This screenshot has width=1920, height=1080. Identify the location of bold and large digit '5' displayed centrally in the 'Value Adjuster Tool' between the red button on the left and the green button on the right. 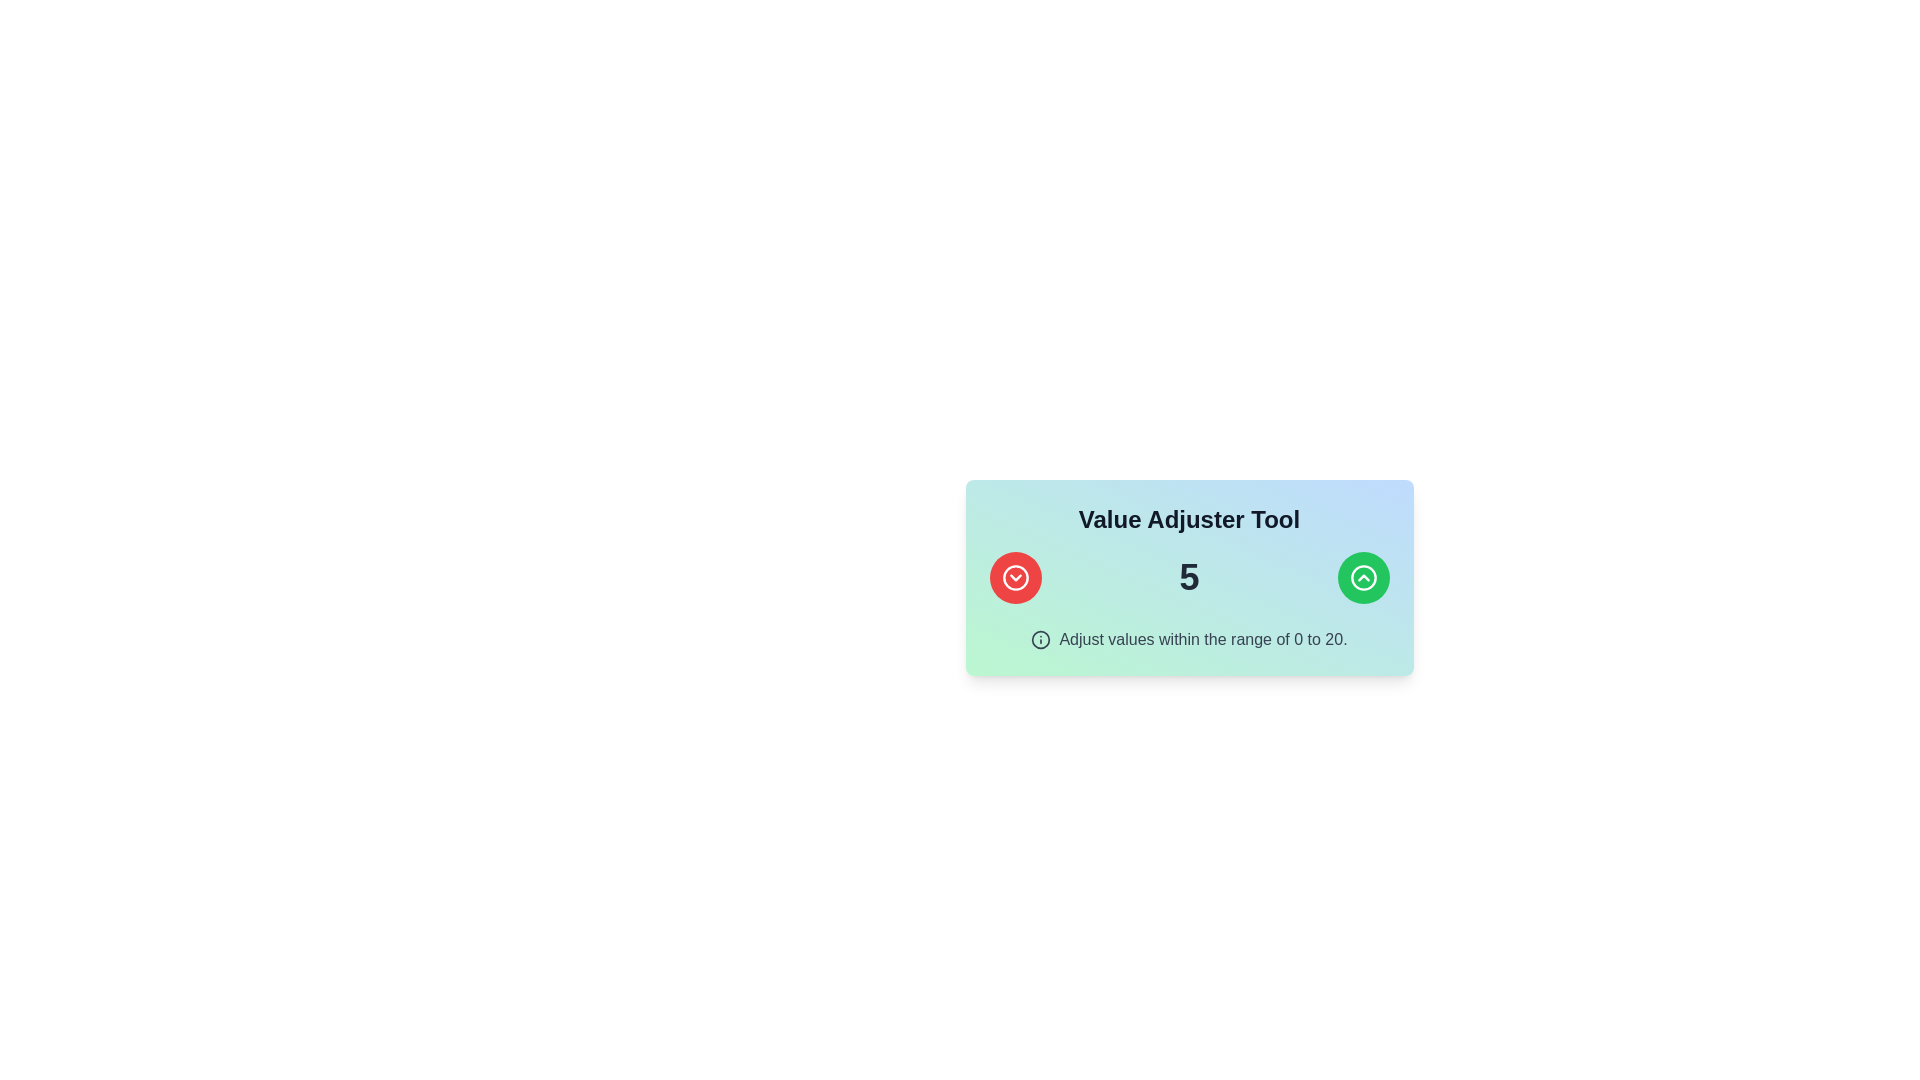
(1189, 578).